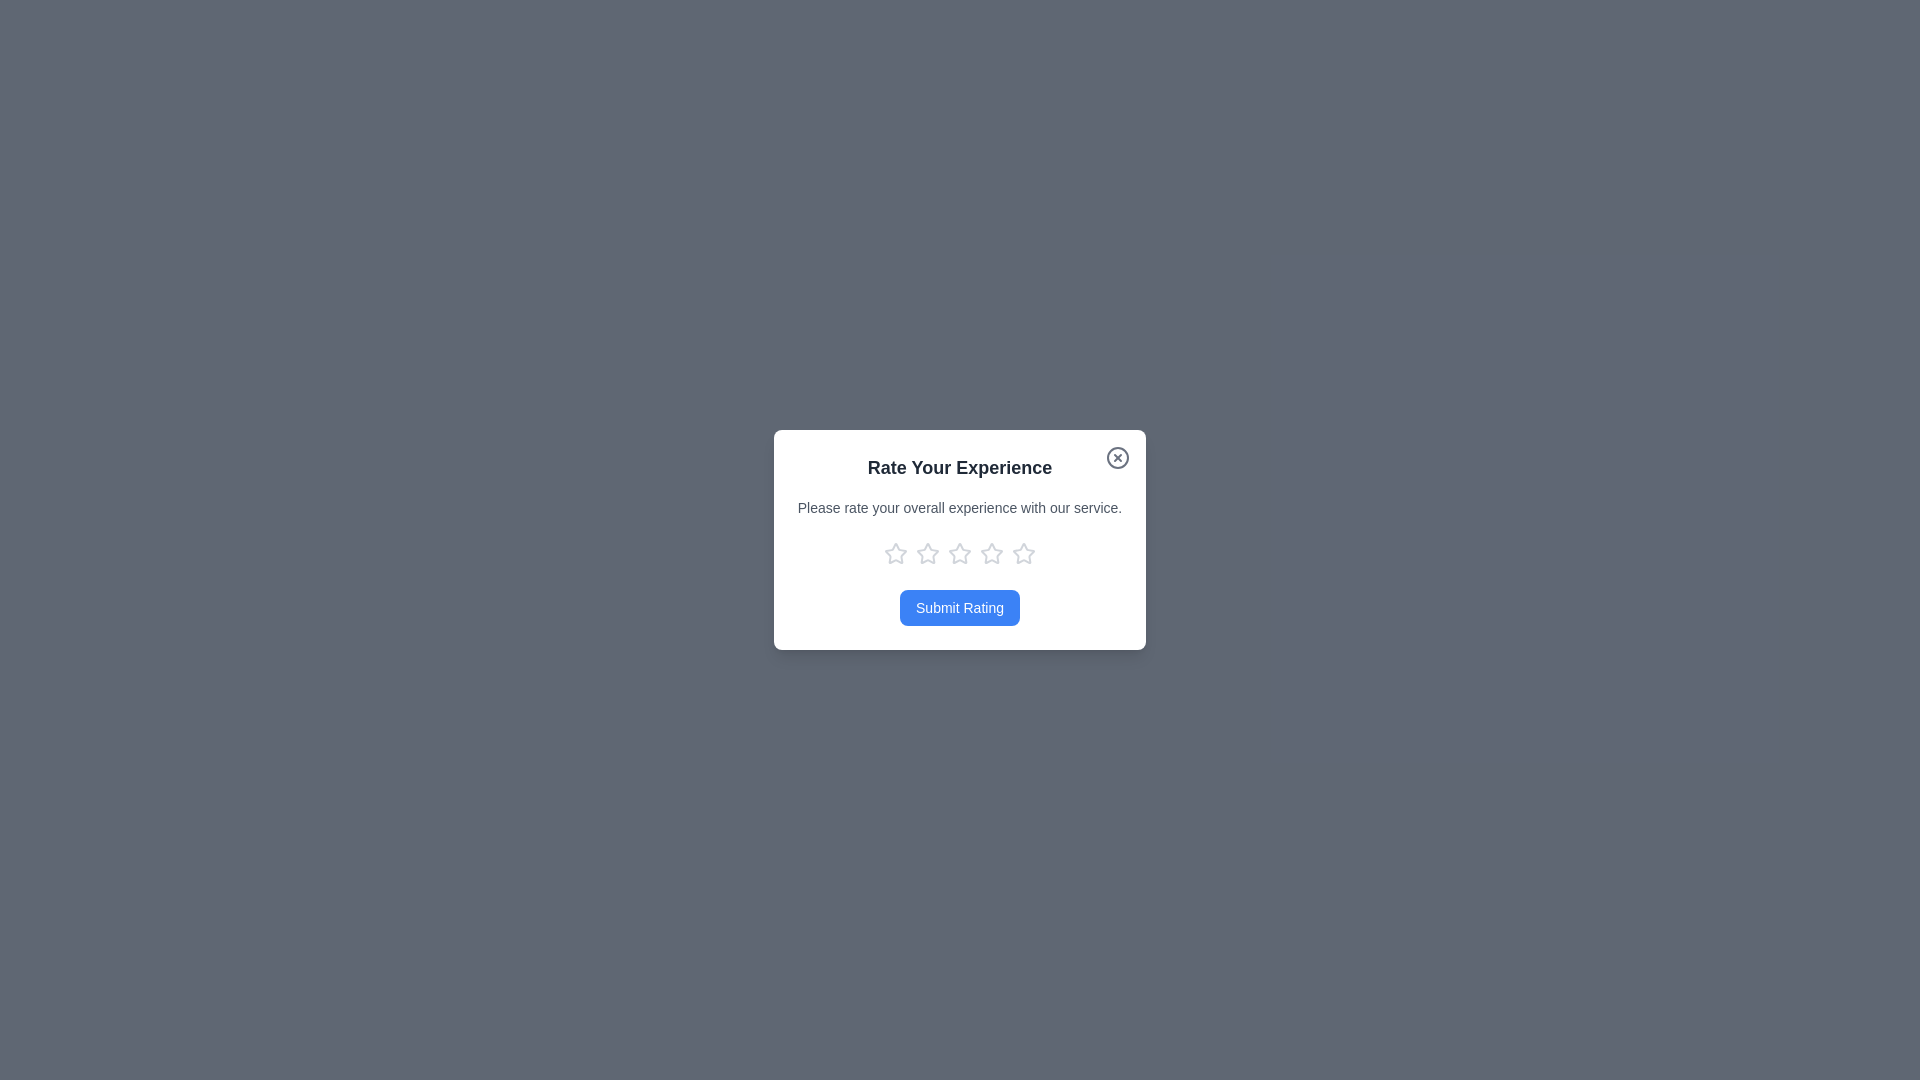  What do you see at coordinates (926, 554) in the screenshot?
I see `the star corresponding to the rating 2 to provide a rating` at bounding box center [926, 554].